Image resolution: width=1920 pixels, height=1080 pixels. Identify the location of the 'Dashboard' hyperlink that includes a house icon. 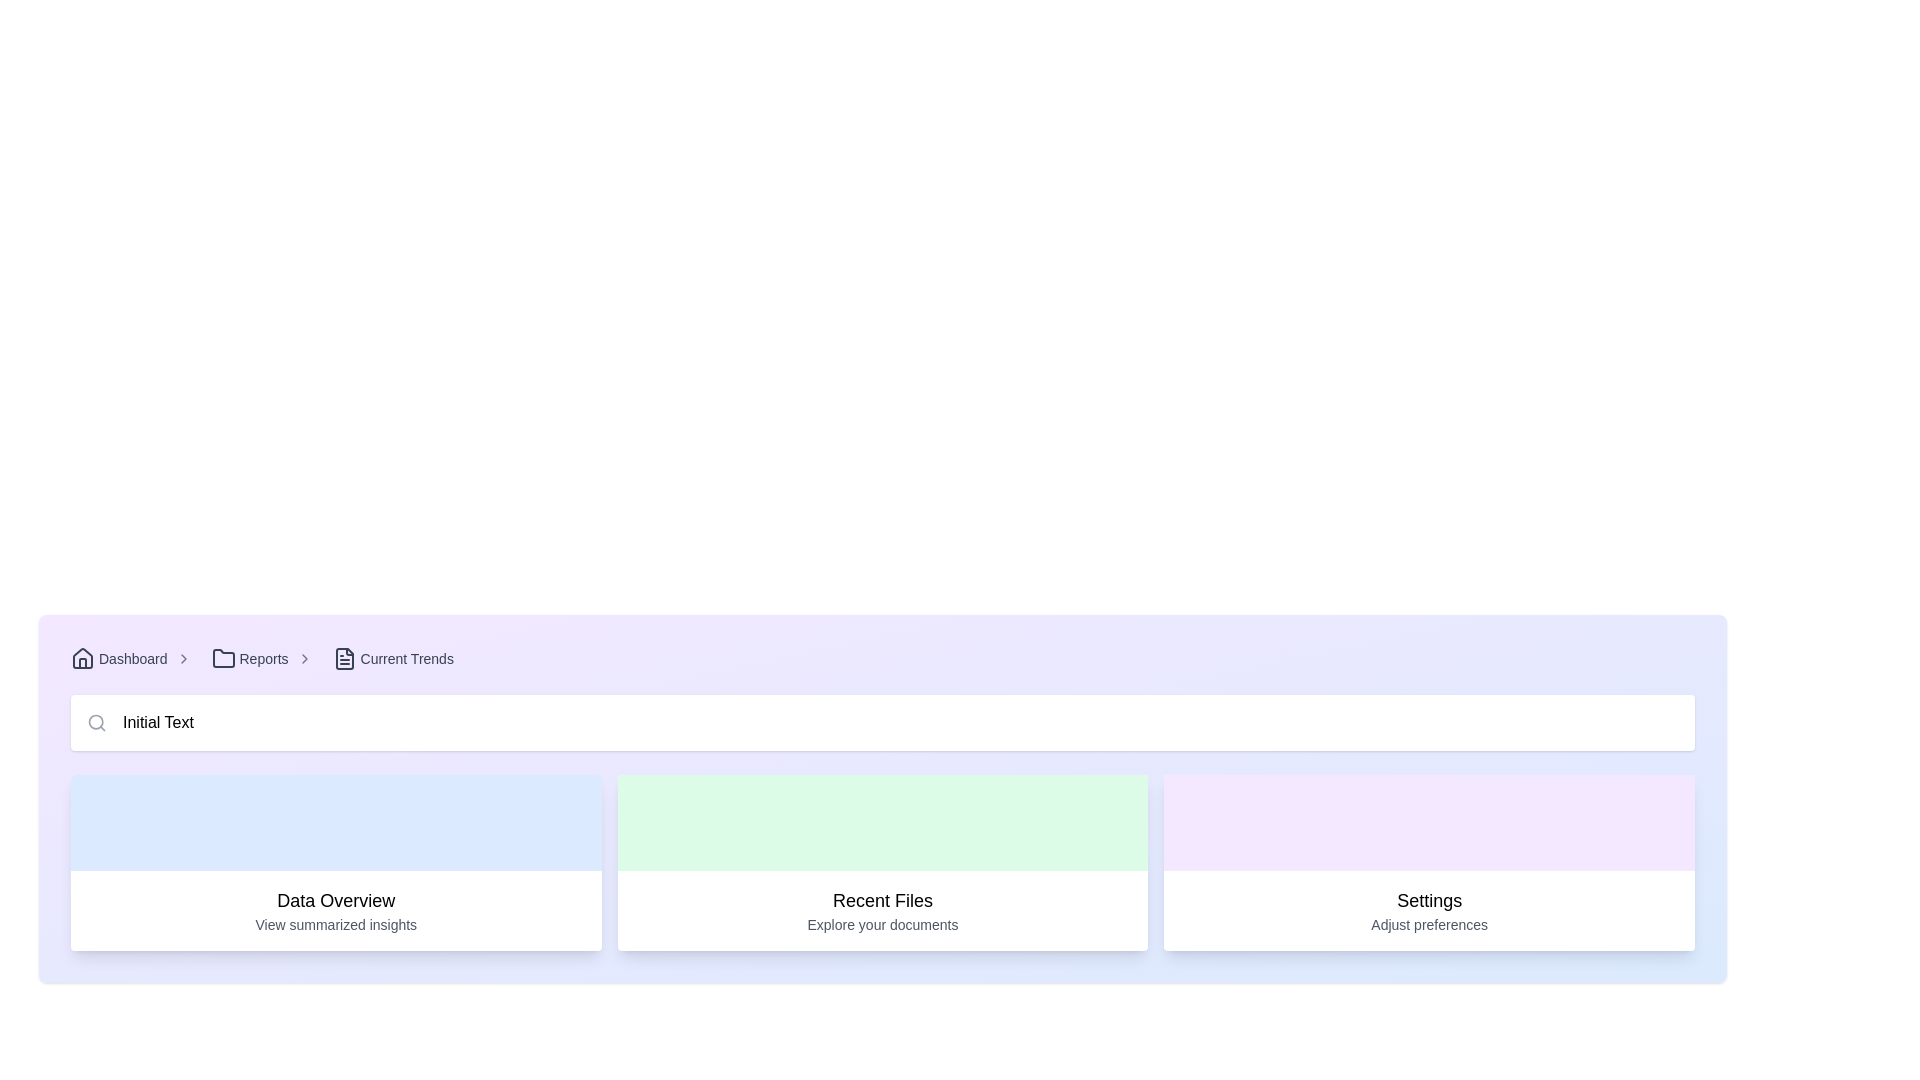
(118, 659).